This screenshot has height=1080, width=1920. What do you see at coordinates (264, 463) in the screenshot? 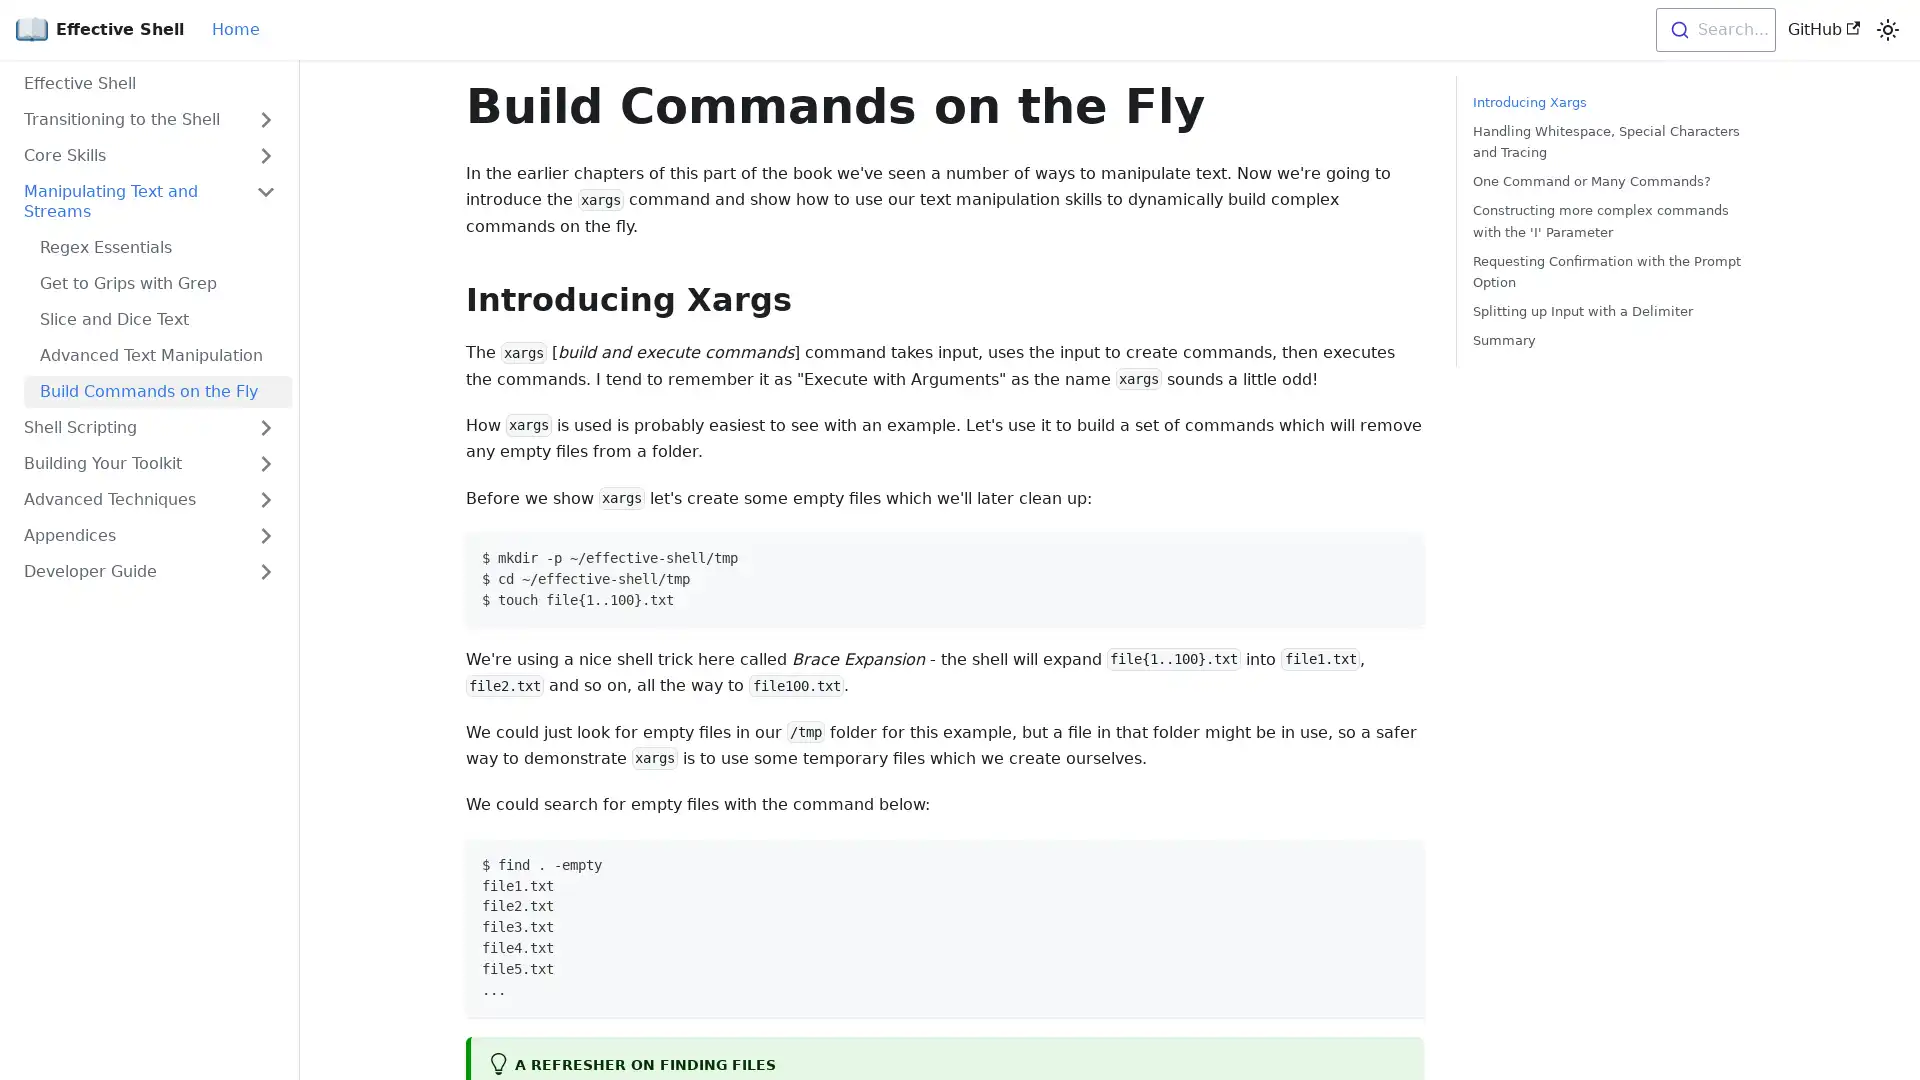
I see `Toggle the collapsible sidebar category 'Building Your Toolkit'` at bounding box center [264, 463].